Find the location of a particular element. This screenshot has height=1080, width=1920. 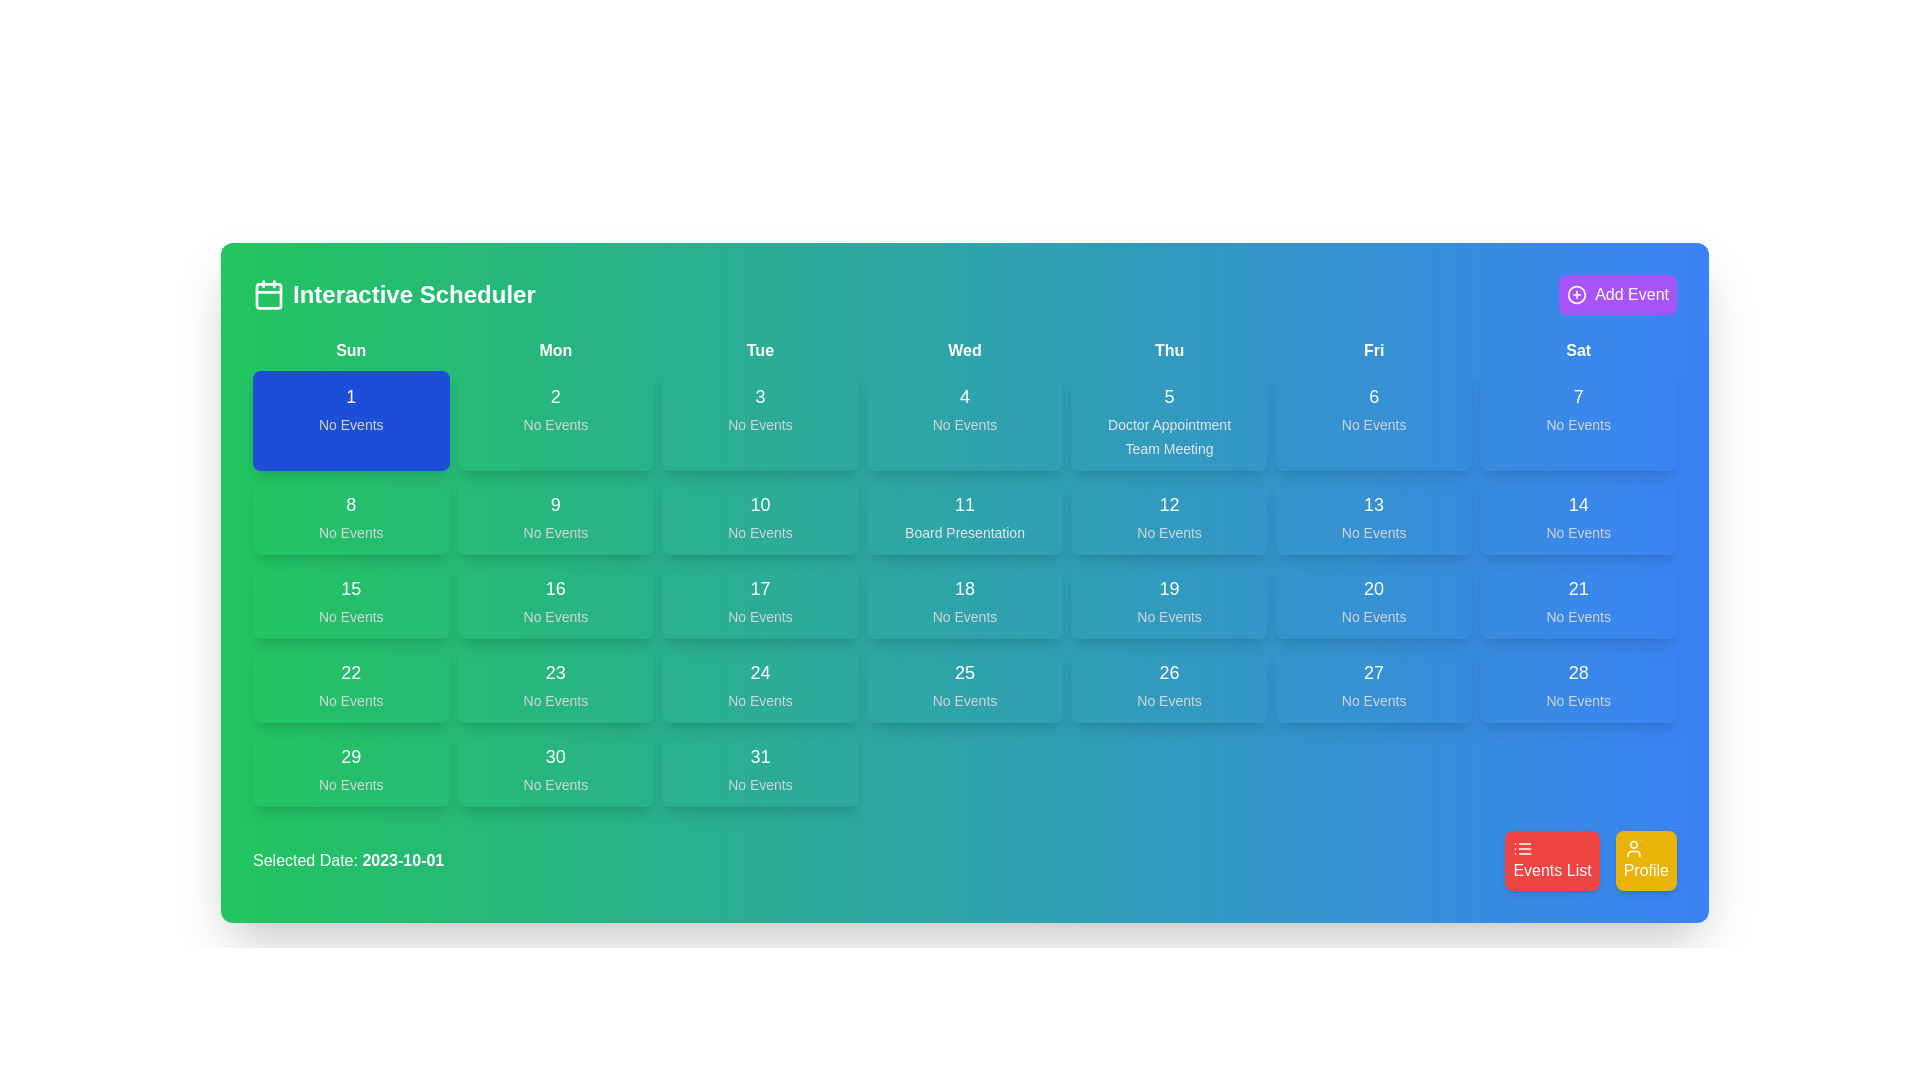

the static text label displaying the day number '24' in the calendar view, located in the bottom row of the fourth column under 'Tue' is located at coordinates (759, 672).